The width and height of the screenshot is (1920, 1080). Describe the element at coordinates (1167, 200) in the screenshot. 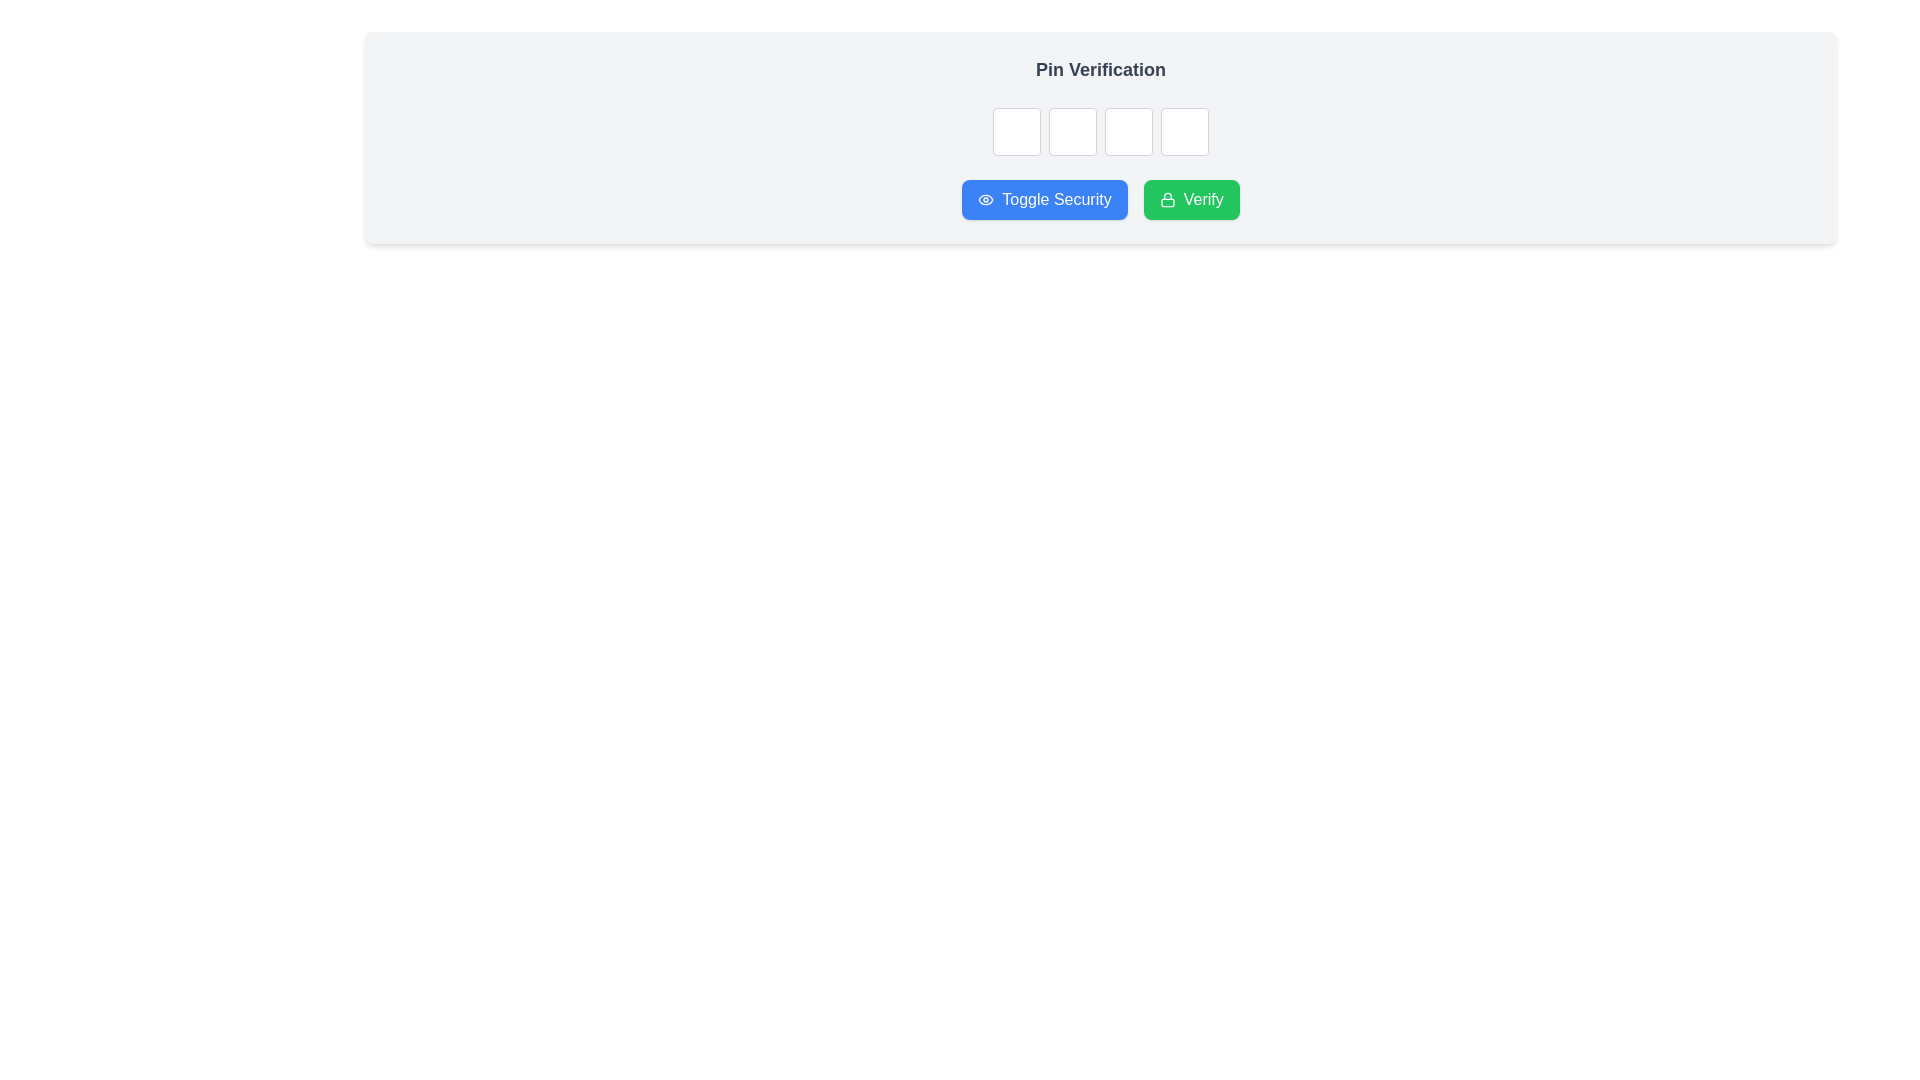

I see `the padlock icon located within the green 'Verify' button, positioned to the left of the 'Verify' text label` at that location.